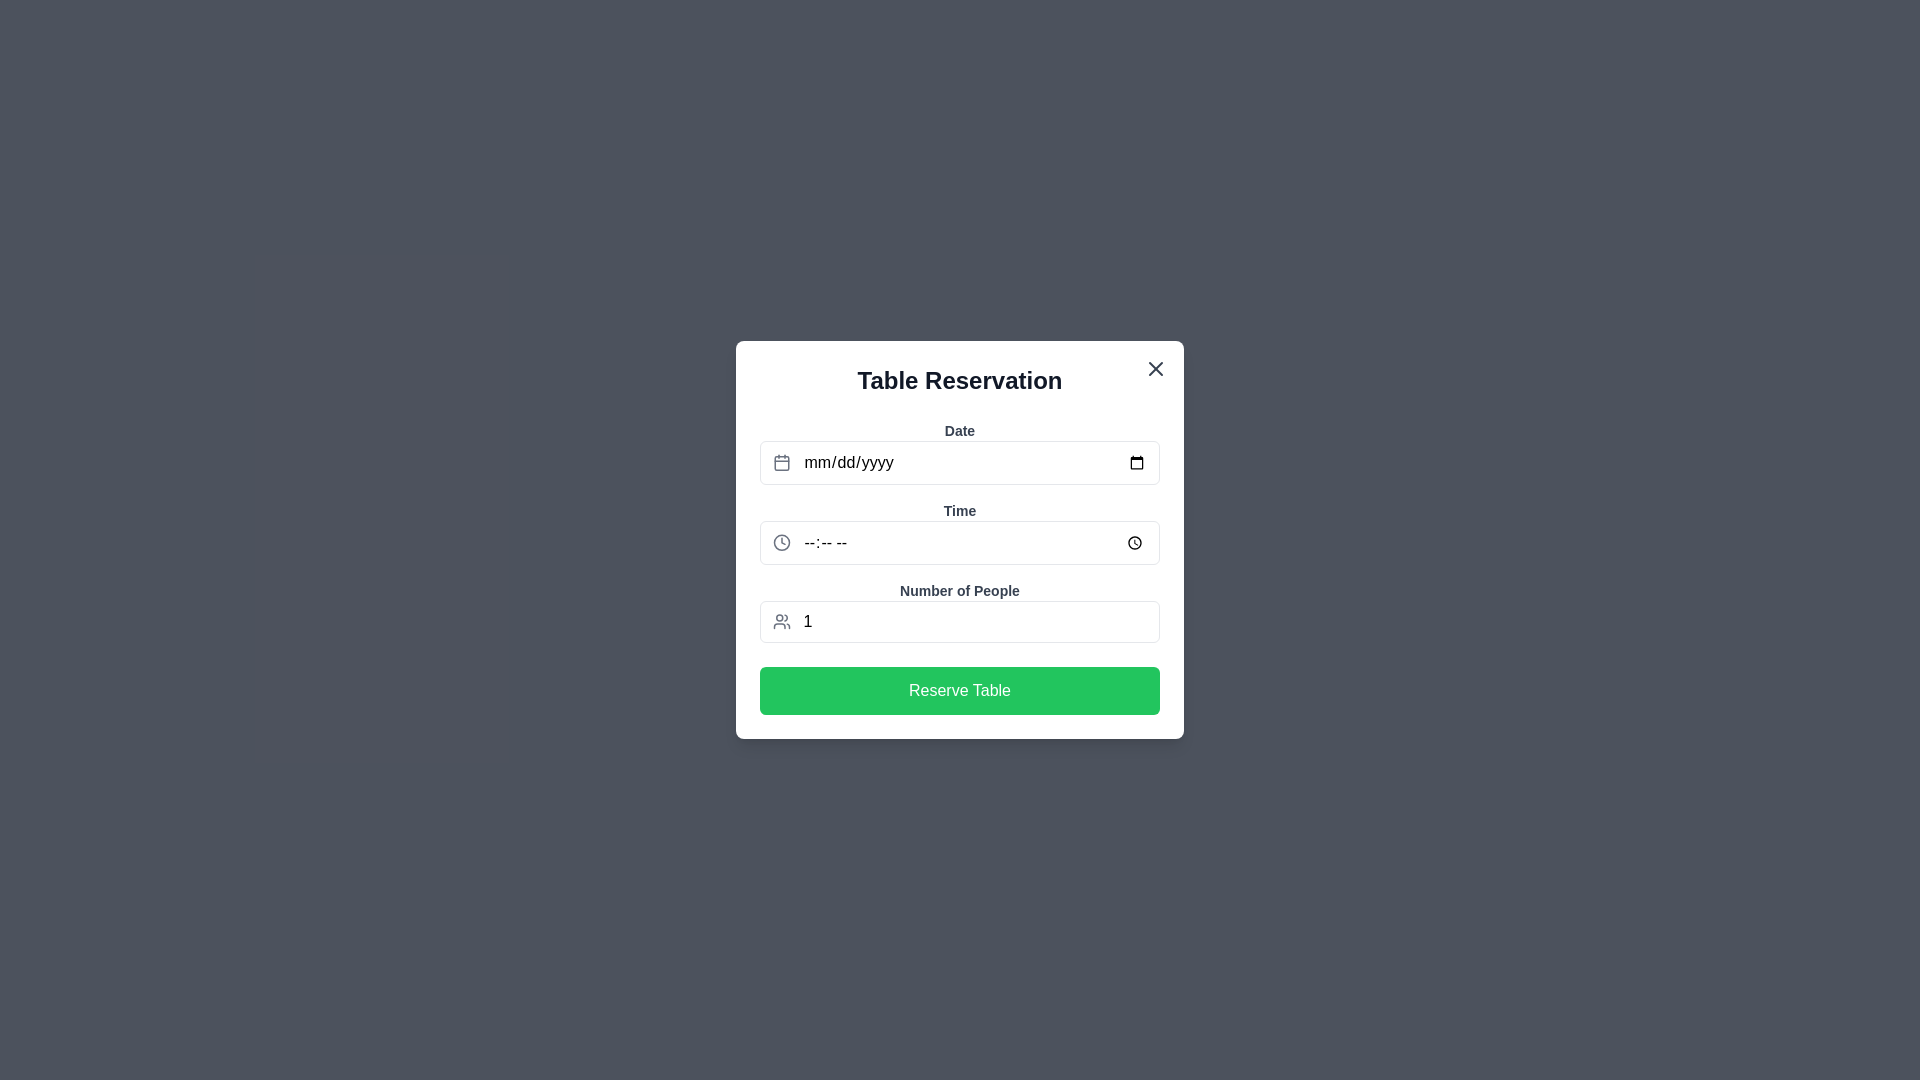 This screenshot has height=1080, width=1920. What do you see at coordinates (960, 509) in the screenshot?
I see `the 'Time' text label, which is styled with a small font size, semi-bold weight, and gray color, located at the center of the dialog box in the top half` at bounding box center [960, 509].